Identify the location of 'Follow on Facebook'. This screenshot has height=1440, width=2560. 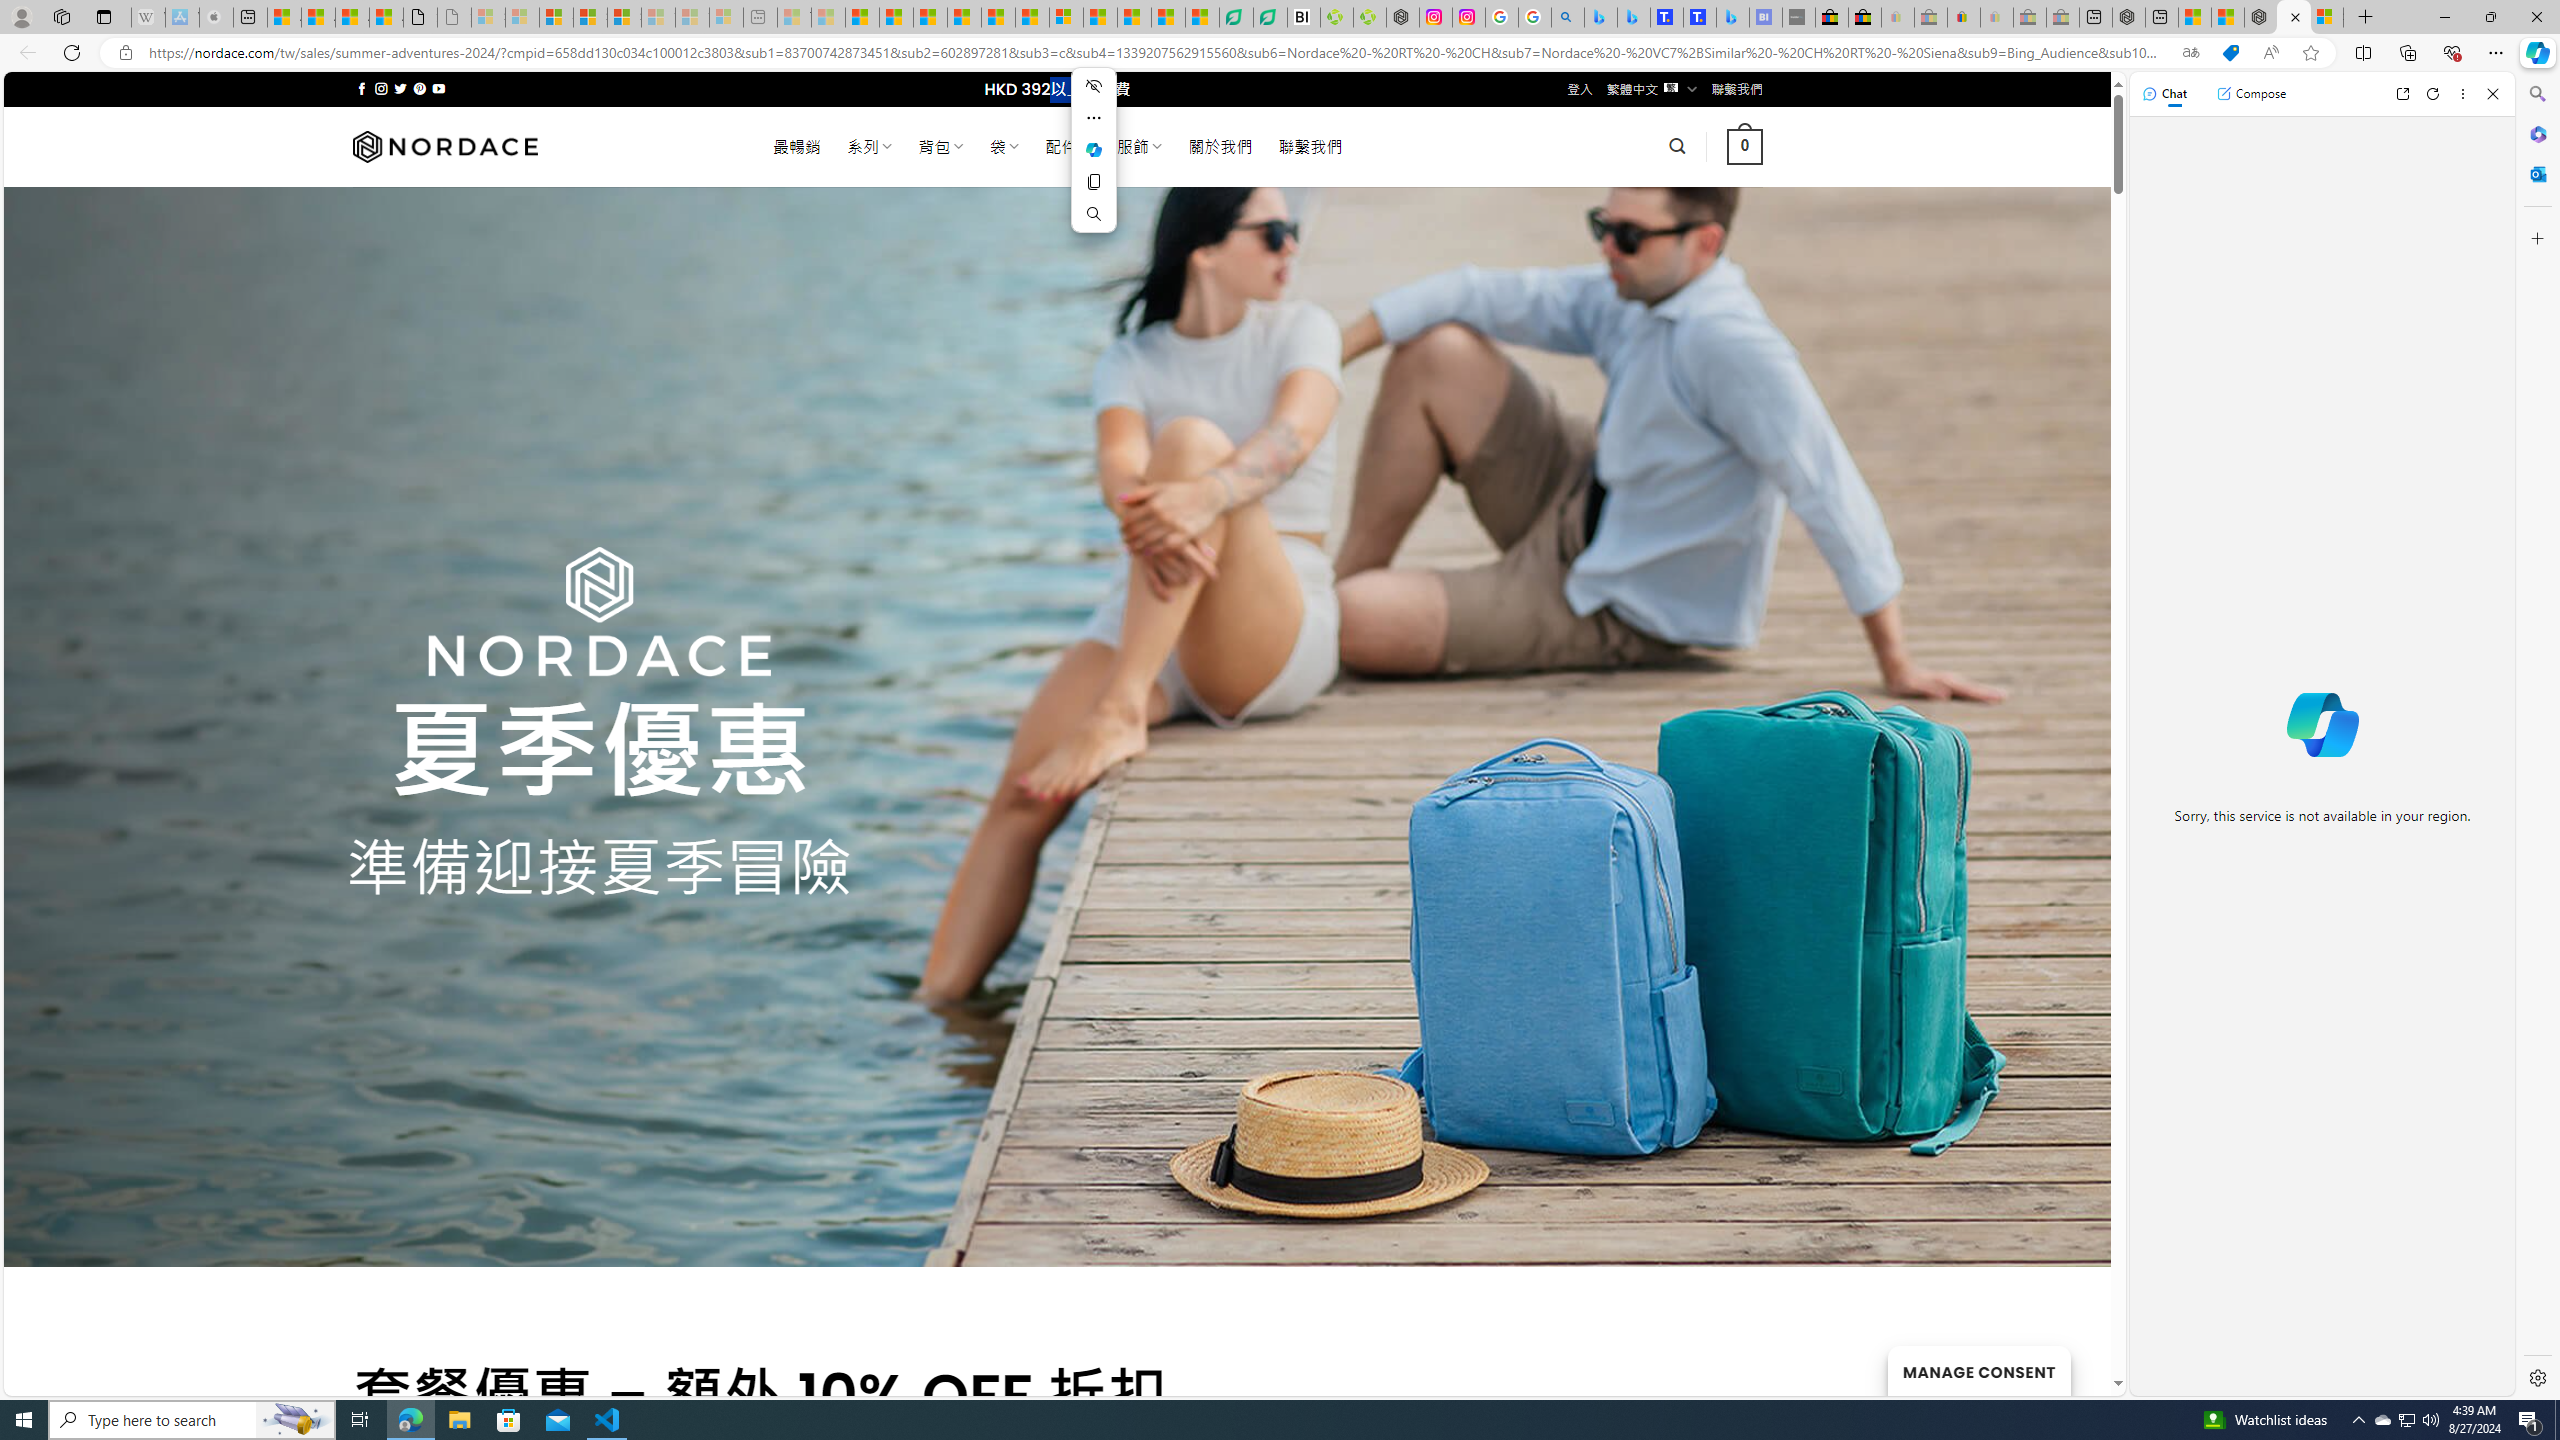
(362, 88).